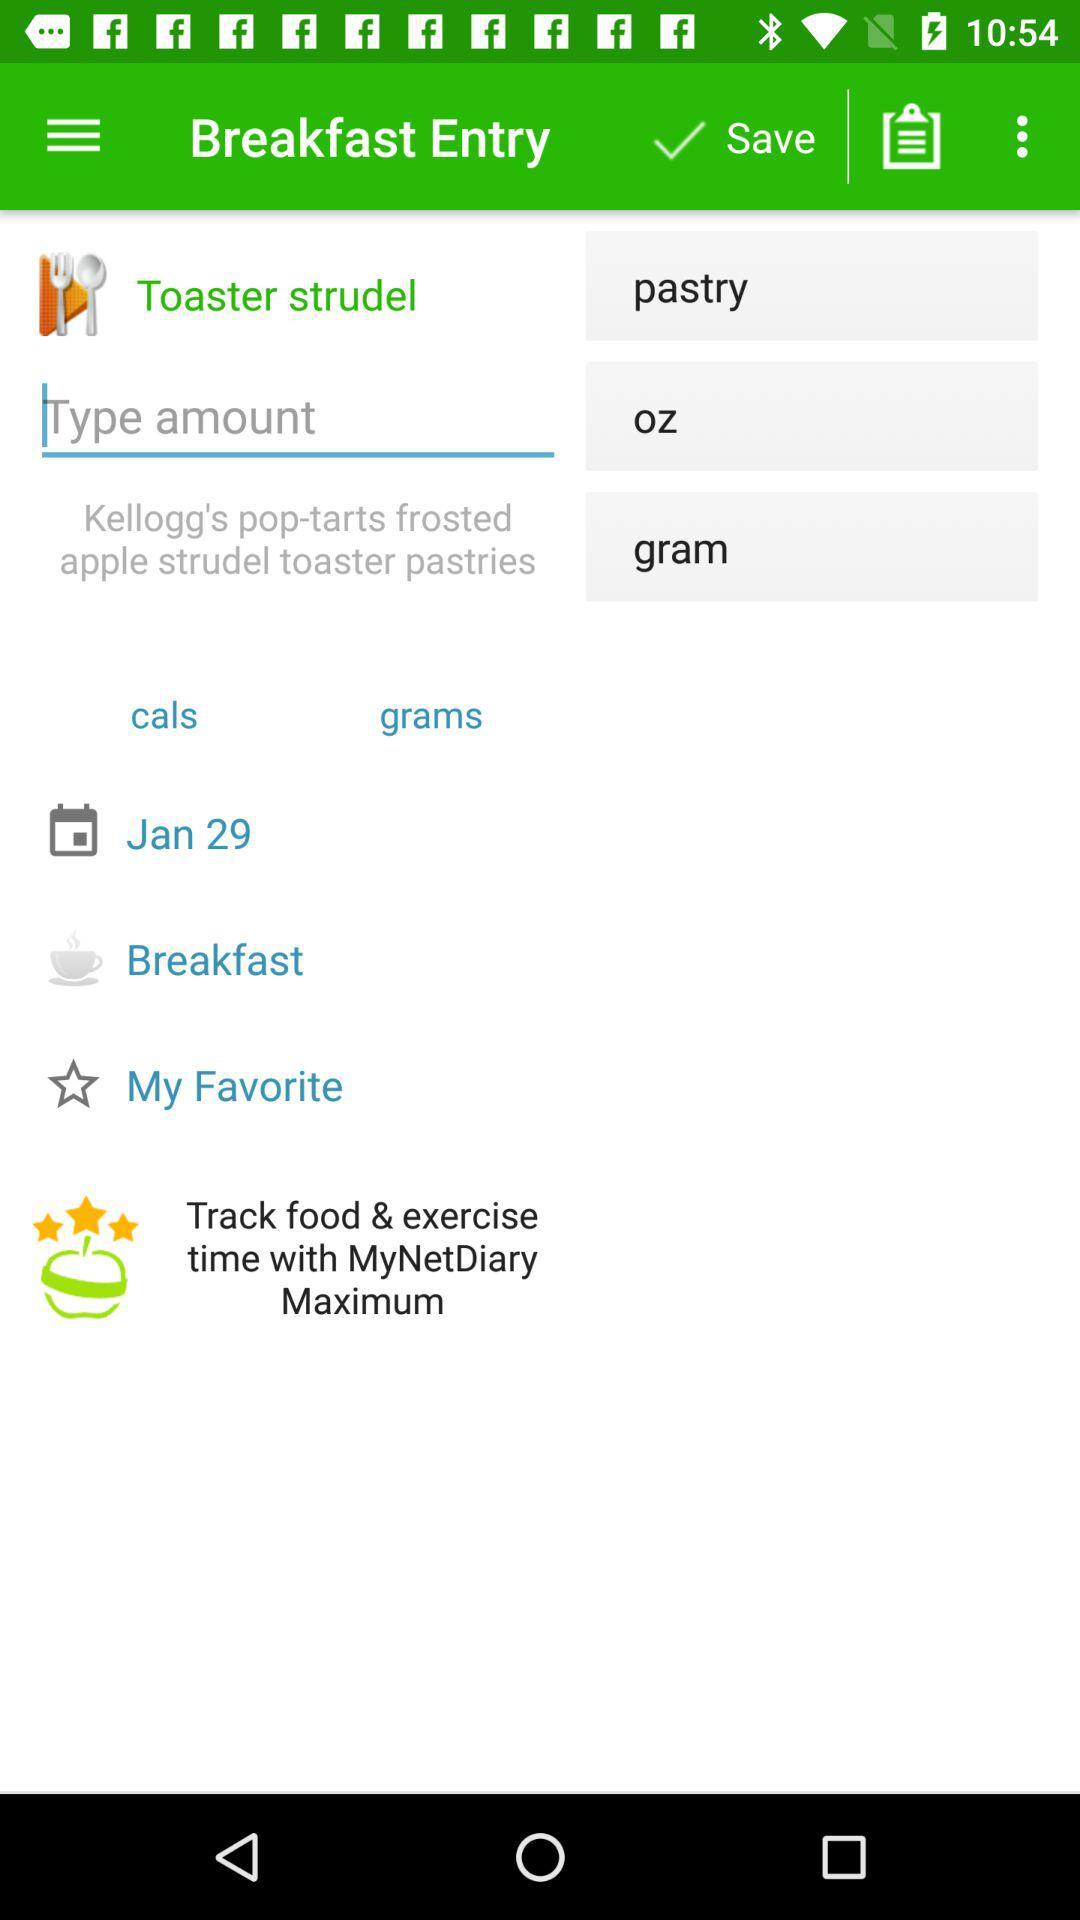  What do you see at coordinates (303, 832) in the screenshot?
I see `icon above the breakfast icon` at bounding box center [303, 832].